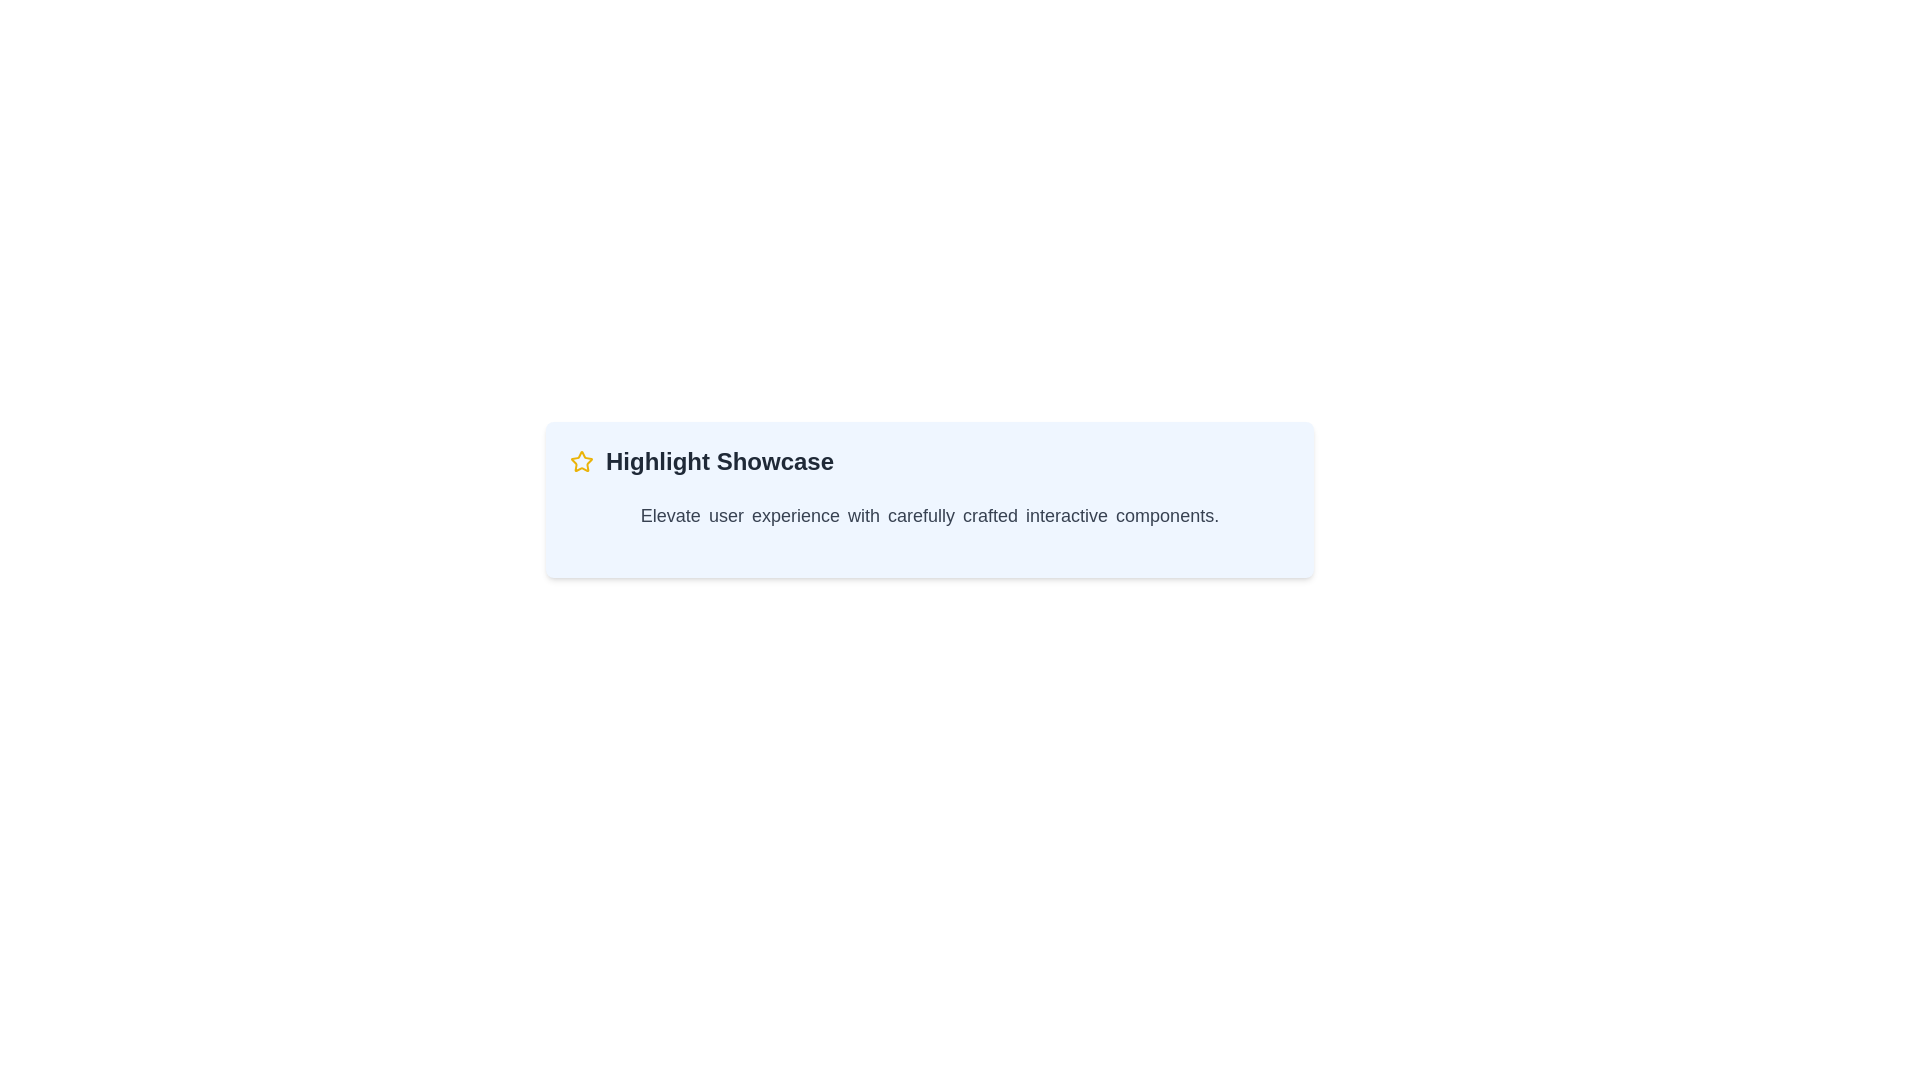 This screenshot has height=1080, width=1920. Describe the element at coordinates (920, 515) in the screenshot. I see `the fifth word 'carefully' in the static text line 'Elevate user experience with carefully crafted interactive components.' that is presented below the title 'Highlight Showcase'` at that location.